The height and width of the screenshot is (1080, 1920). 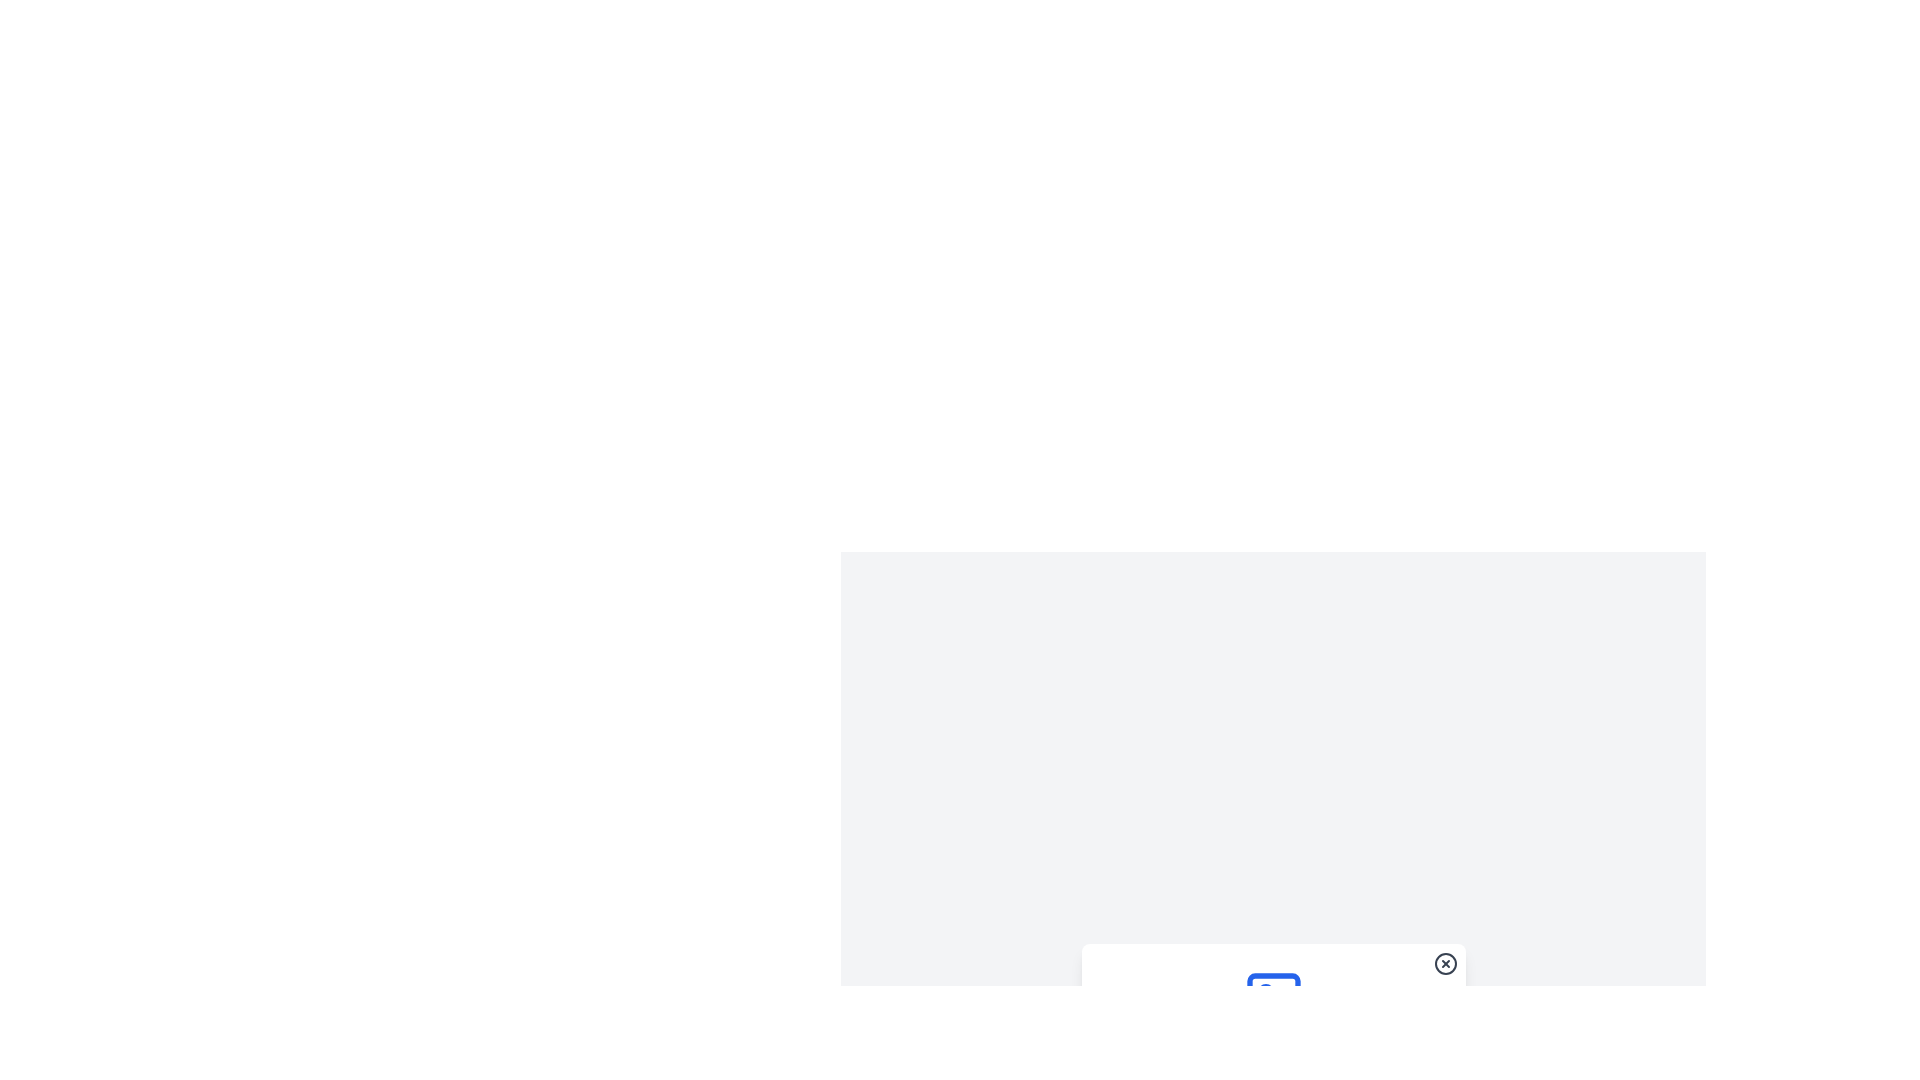 I want to click on the appearance of the SVG circle element with a cross graphic, which serves as a close action representation located at the bottom-right corner of the interface, so click(x=1445, y=963).